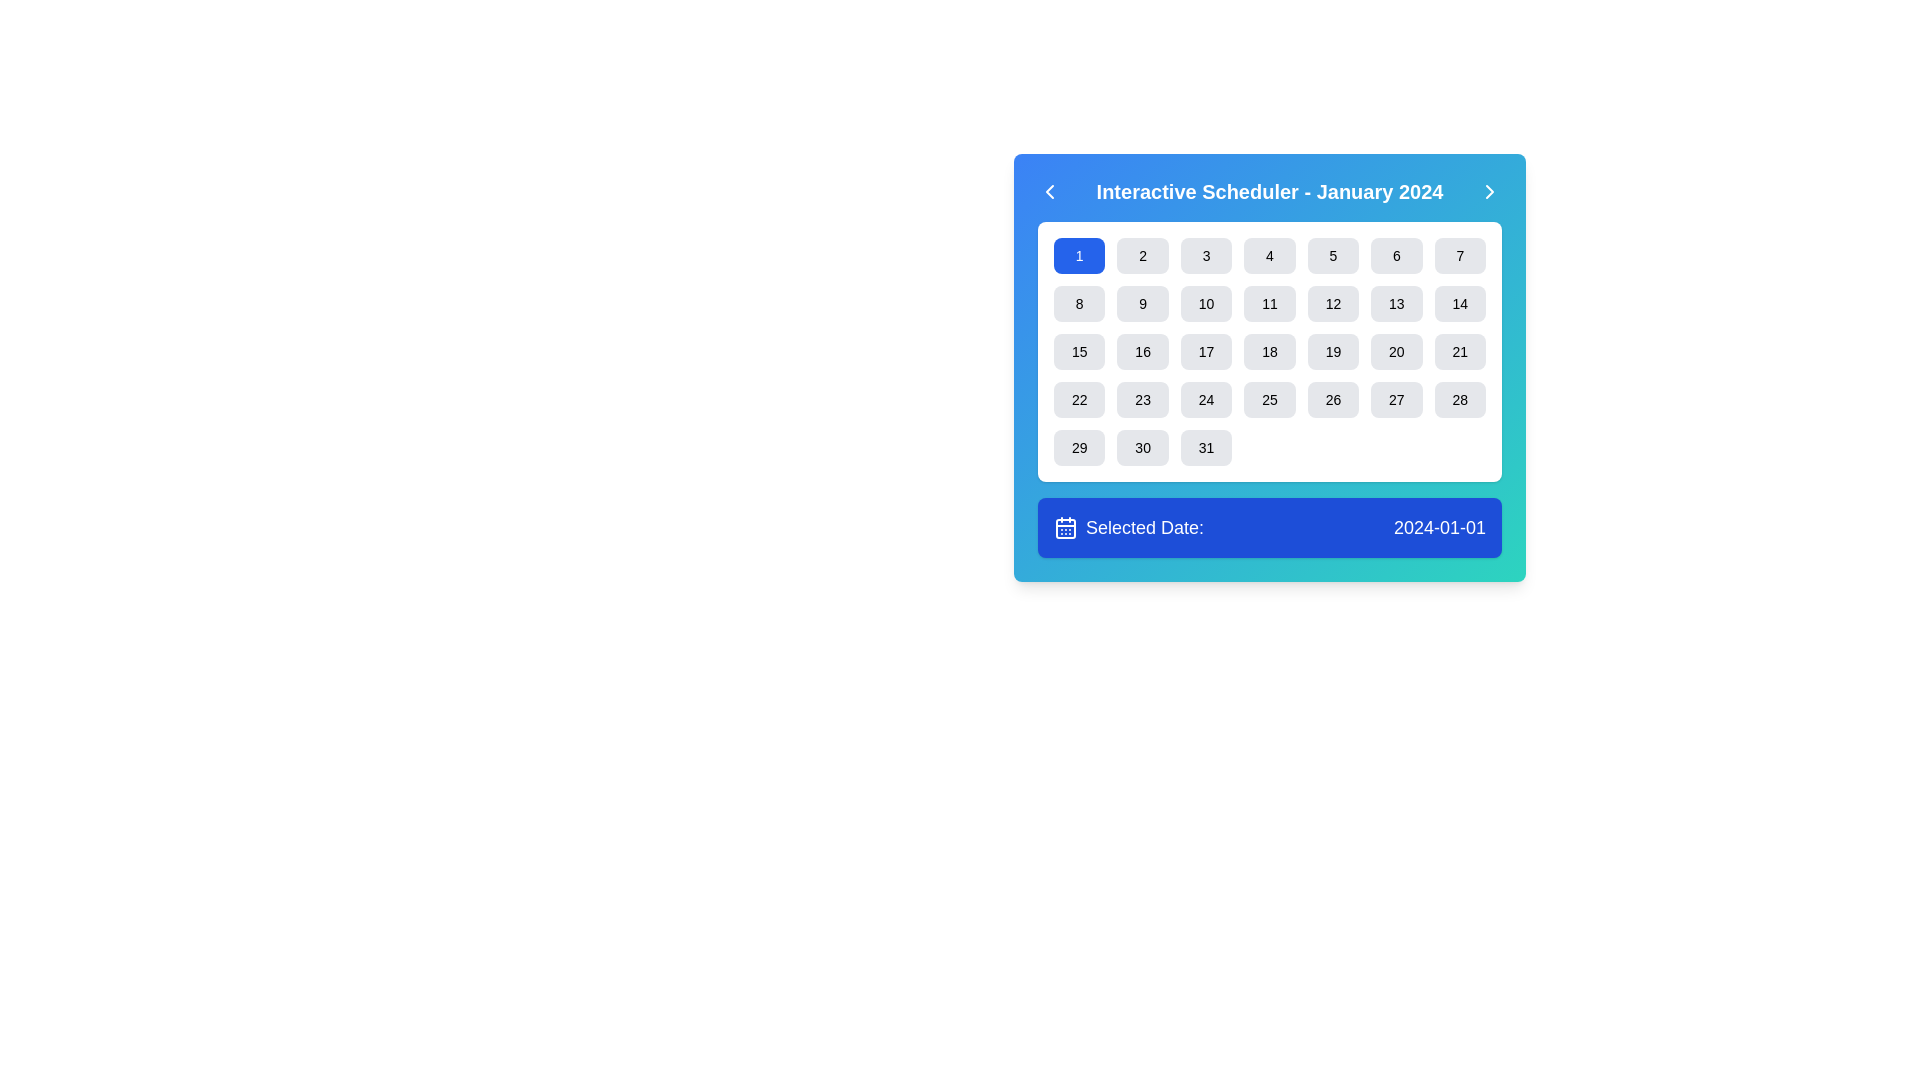  I want to click on the button representing the date '31' in the calendar interface, so click(1205, 446).